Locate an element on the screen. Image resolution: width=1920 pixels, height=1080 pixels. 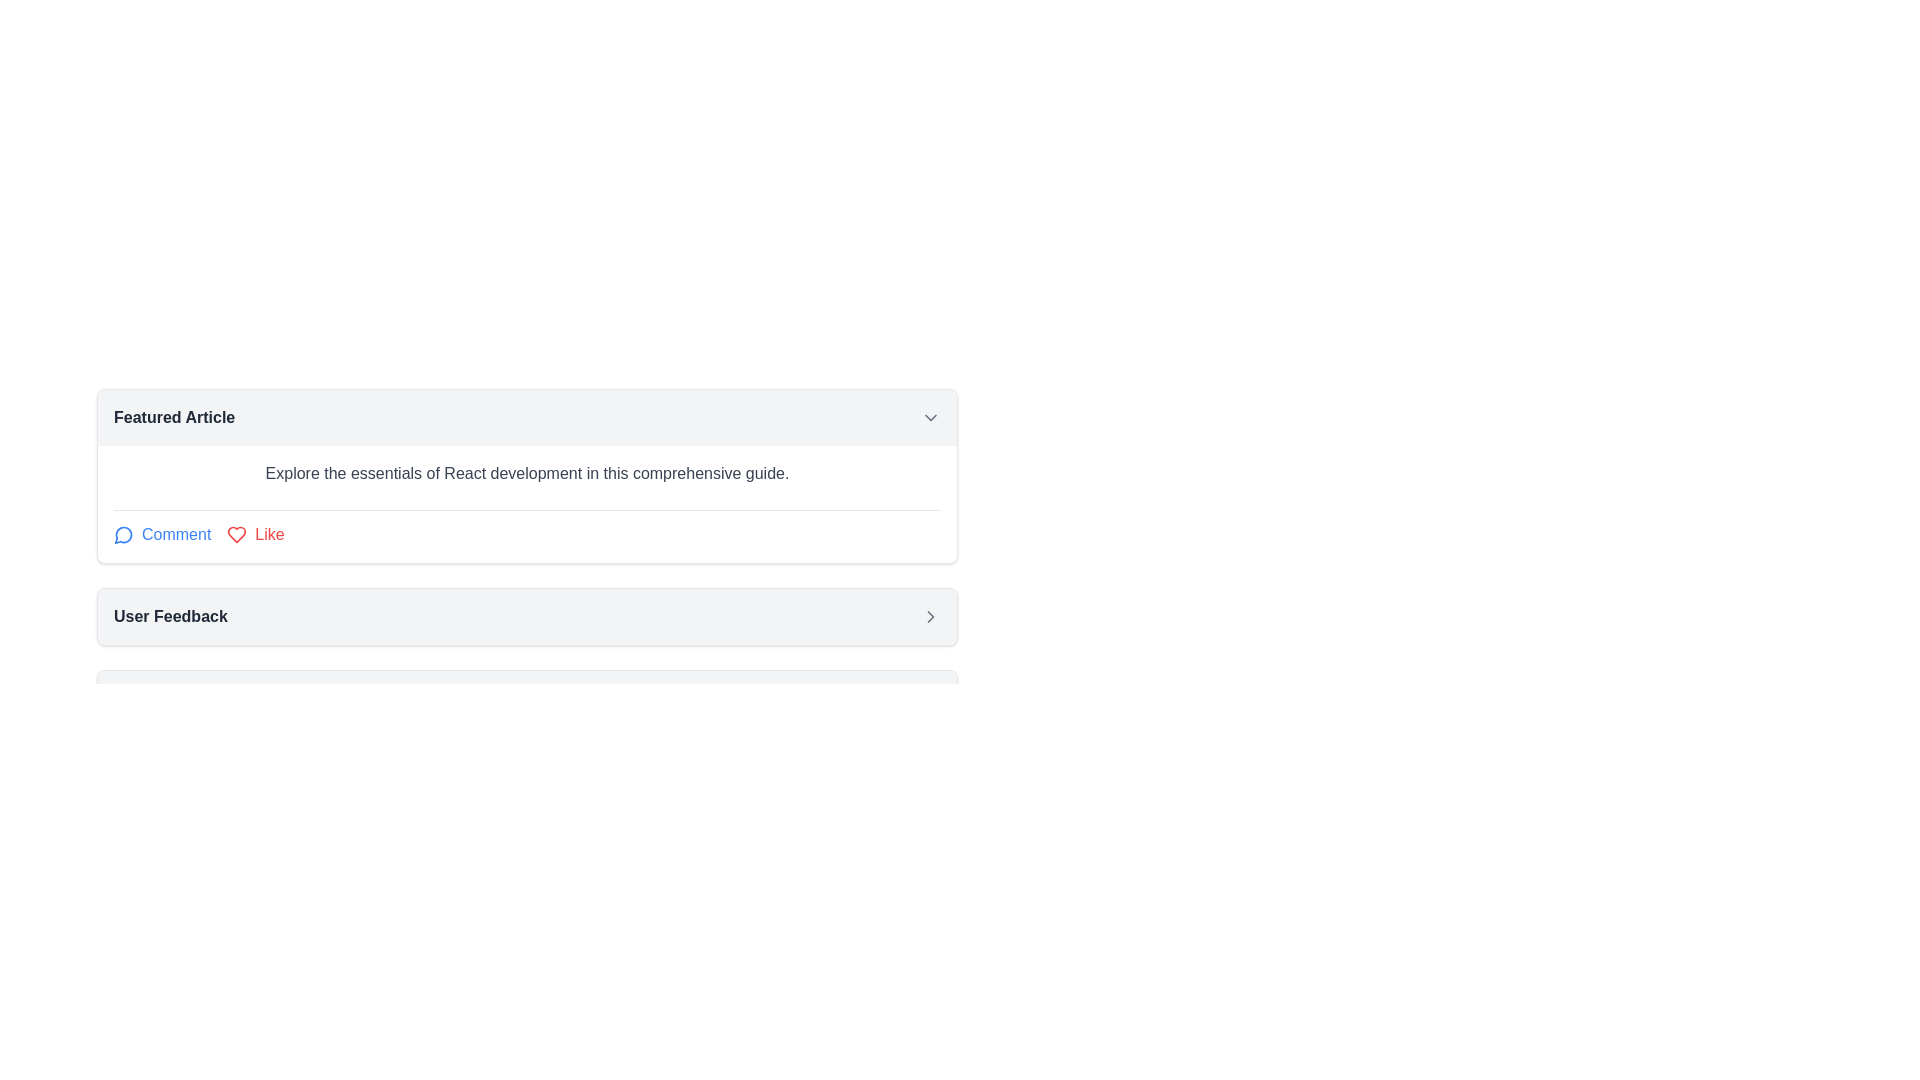
the heart-shaped icon to like the post located in the action bar below the content titled 'Explore the essentials of React development in this comprehensive guide.' is located at coordinates (237, 534).